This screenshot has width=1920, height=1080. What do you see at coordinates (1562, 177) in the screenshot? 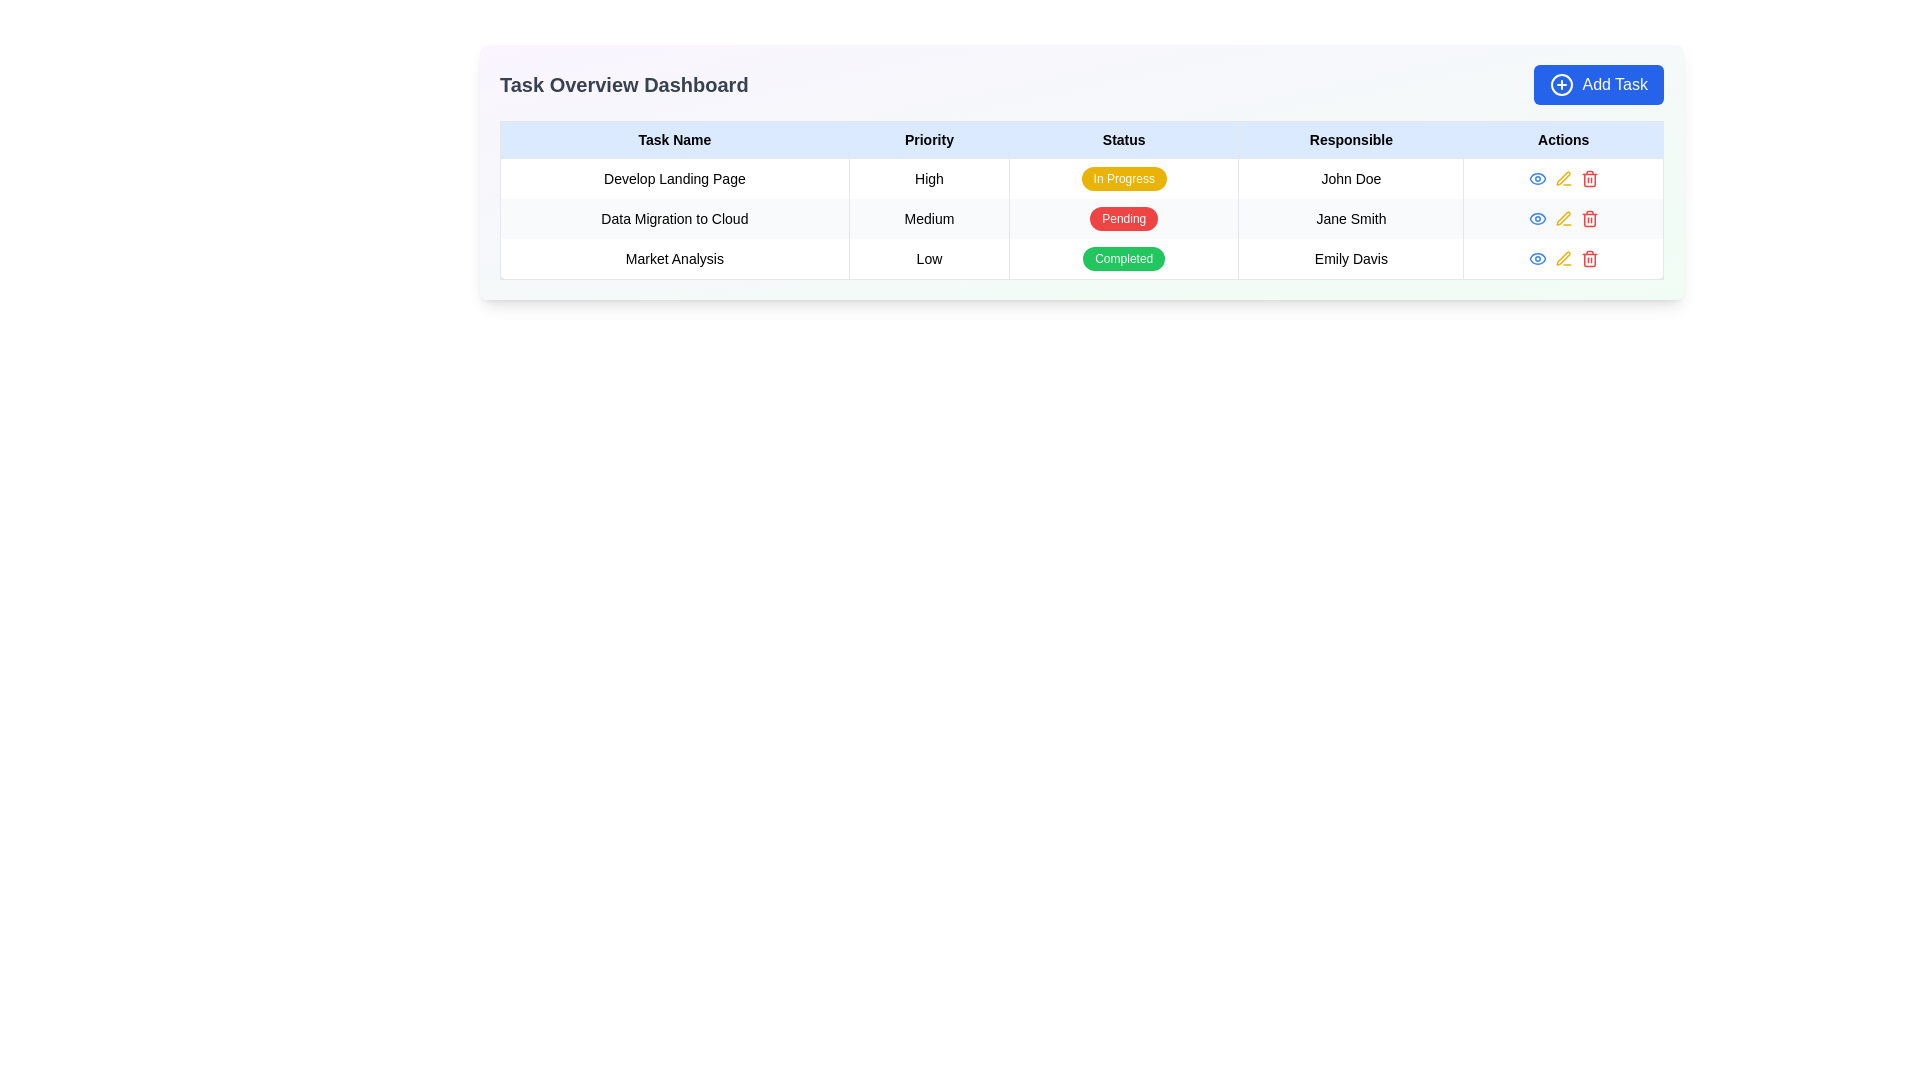
I see `the second 'edit' icon button in the 'Actions' column of the task table, which allows users to modify task details` at bounding box center [1562, 177].